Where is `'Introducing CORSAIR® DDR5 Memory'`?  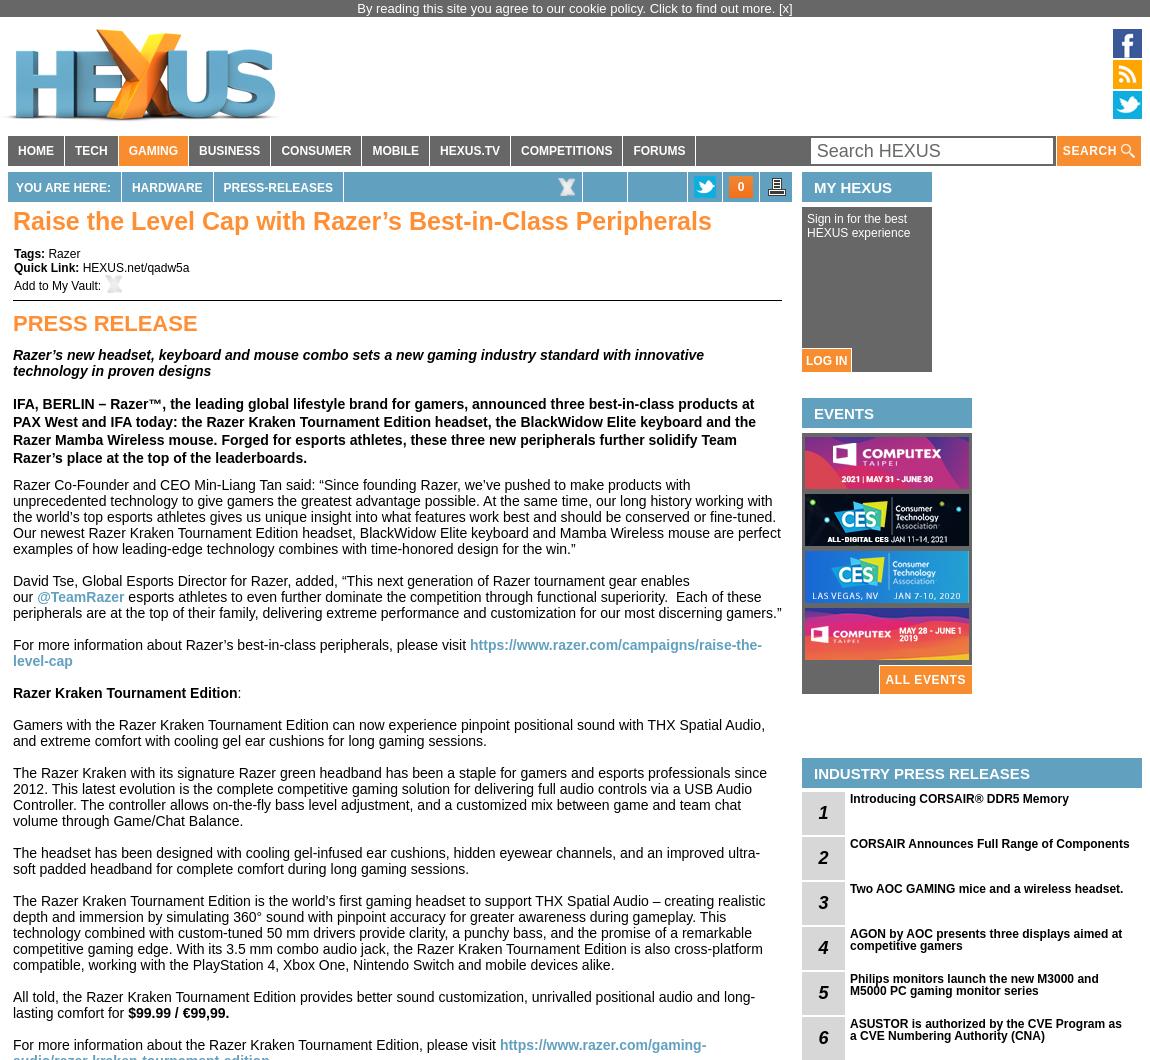
'Introducing CORSAIR® DDR5 Memory' is located at coordinates (958, 799).